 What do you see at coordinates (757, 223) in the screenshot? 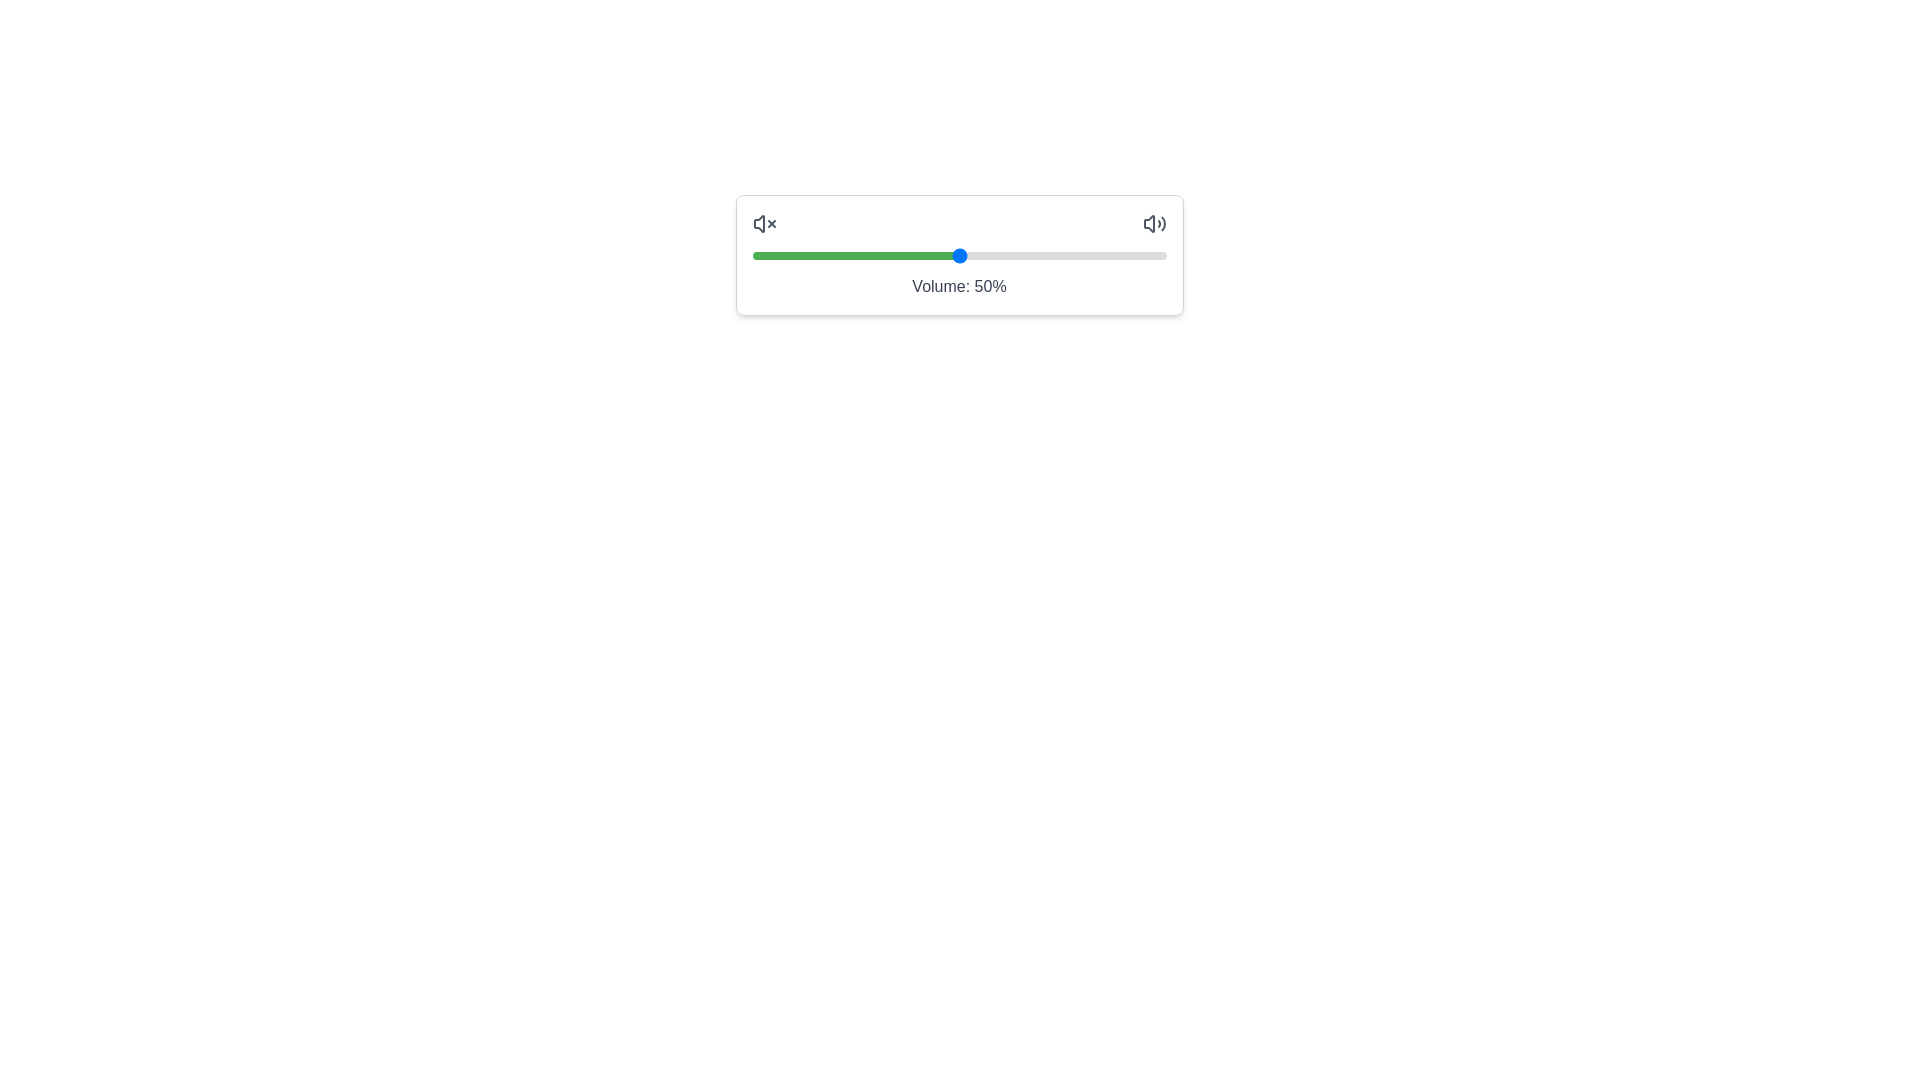
I see `the state of the mute icon located at the top-left corner of the volume control widget, which indicates the muted sound state` at bounding box center [757, 223].